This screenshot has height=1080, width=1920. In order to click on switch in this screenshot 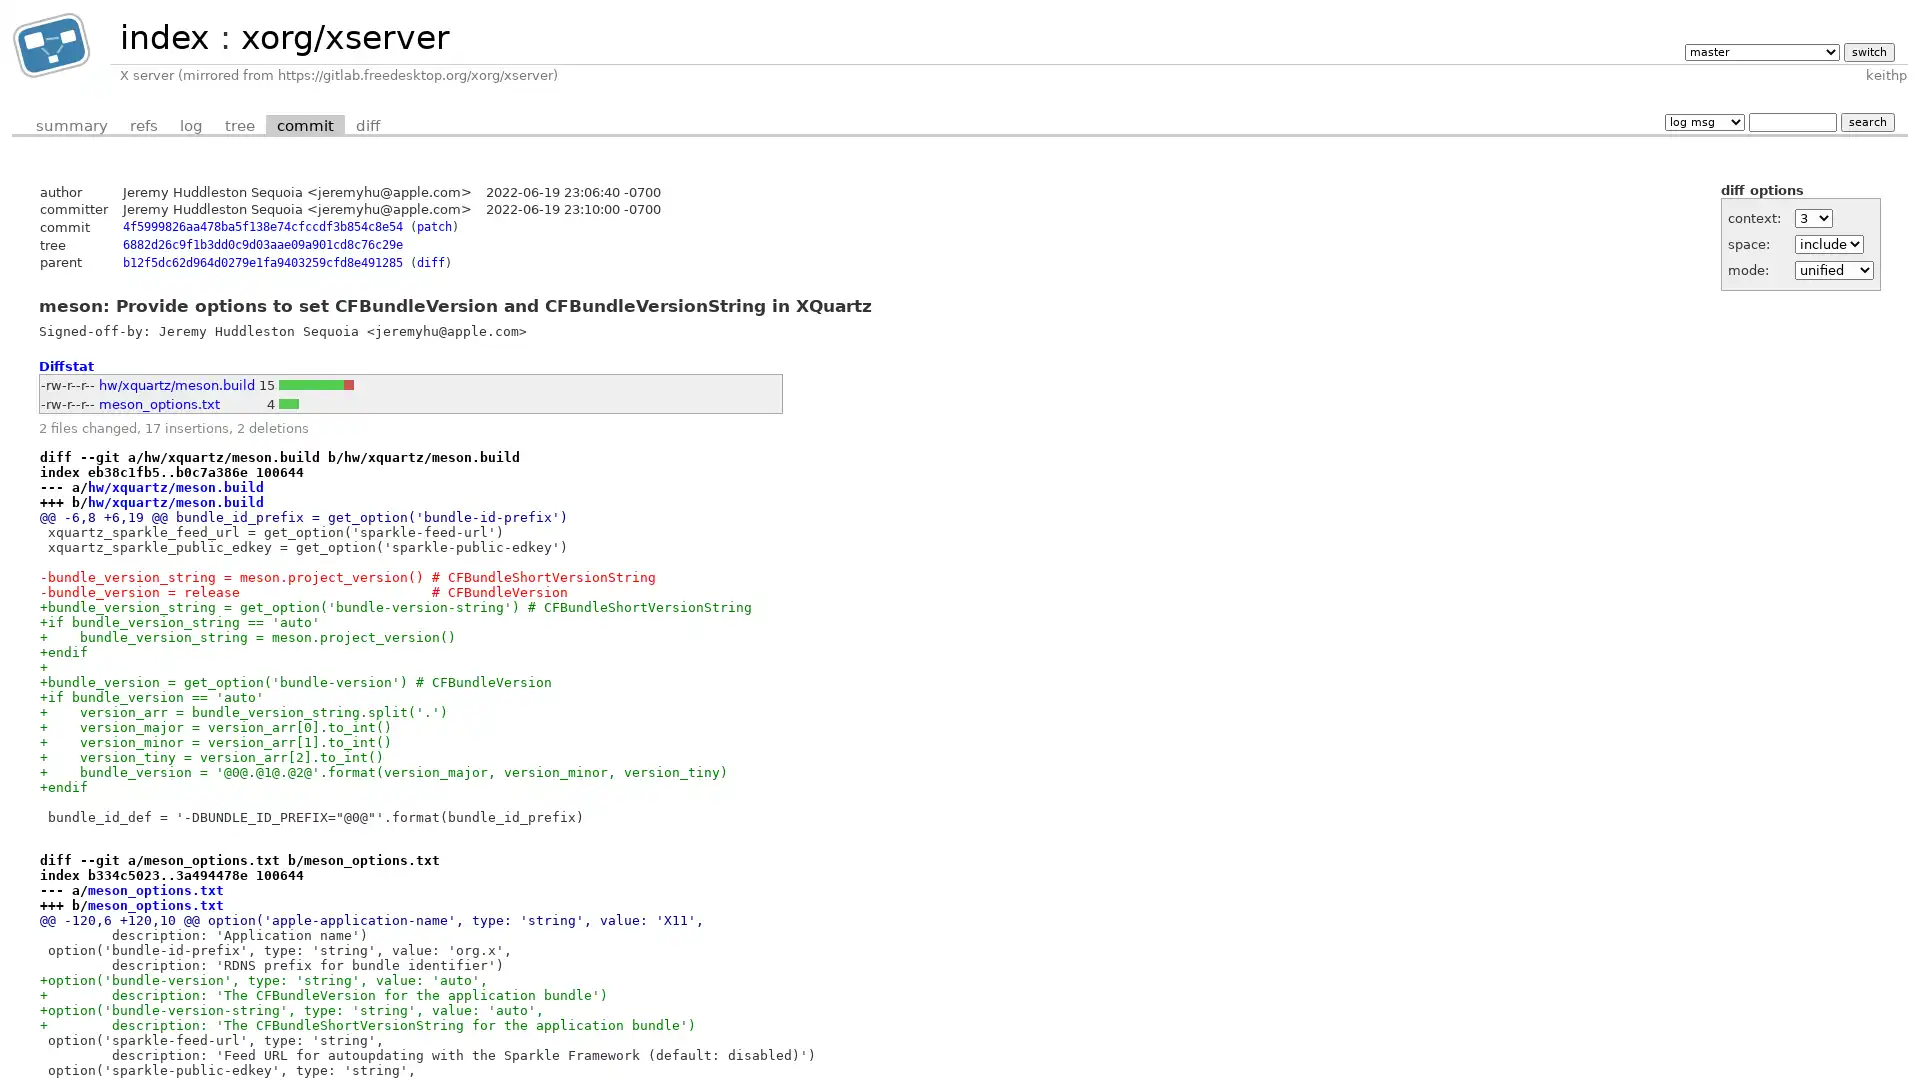, I will do `click(1867, 50)`.